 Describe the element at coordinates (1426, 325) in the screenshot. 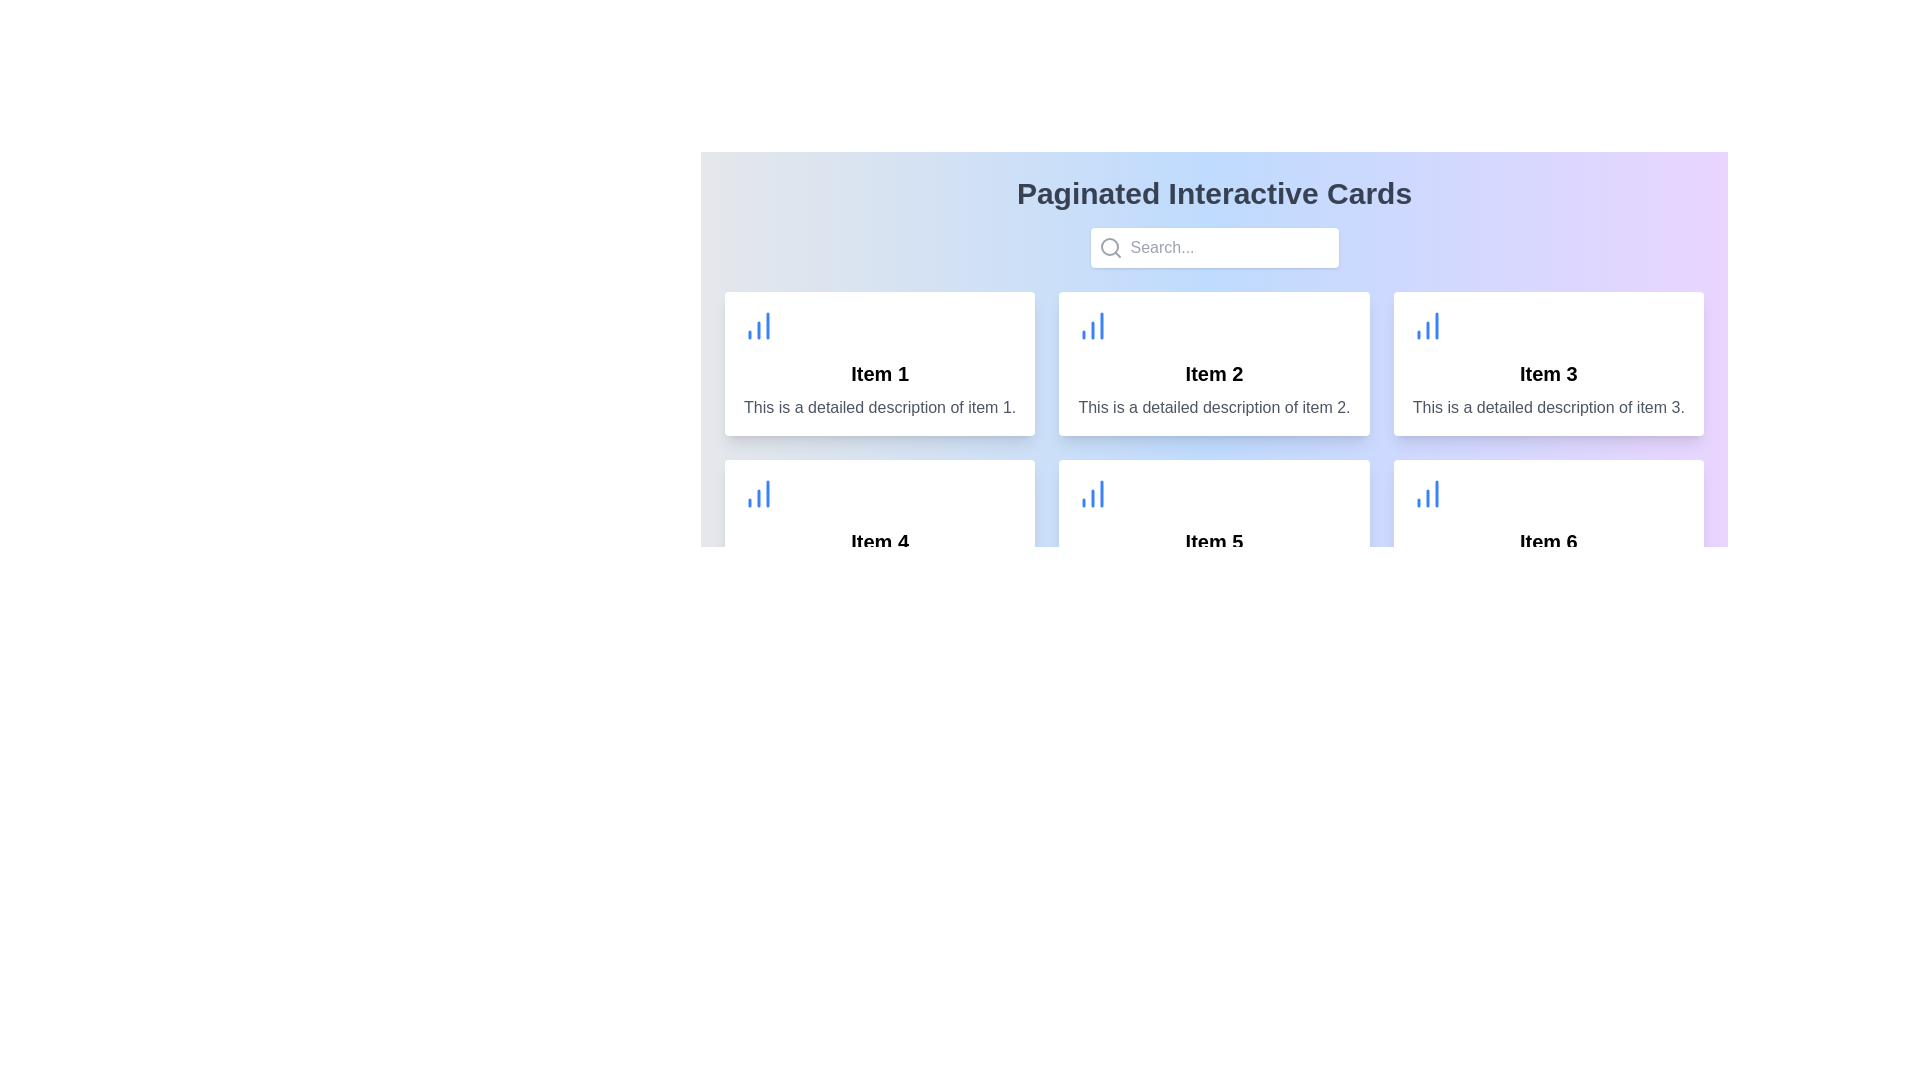

I see `the SVG chart icon with three vertical bars of increasing height, colored in blue, located in the top left corner of the card labeled 'Item 3'` at that location.